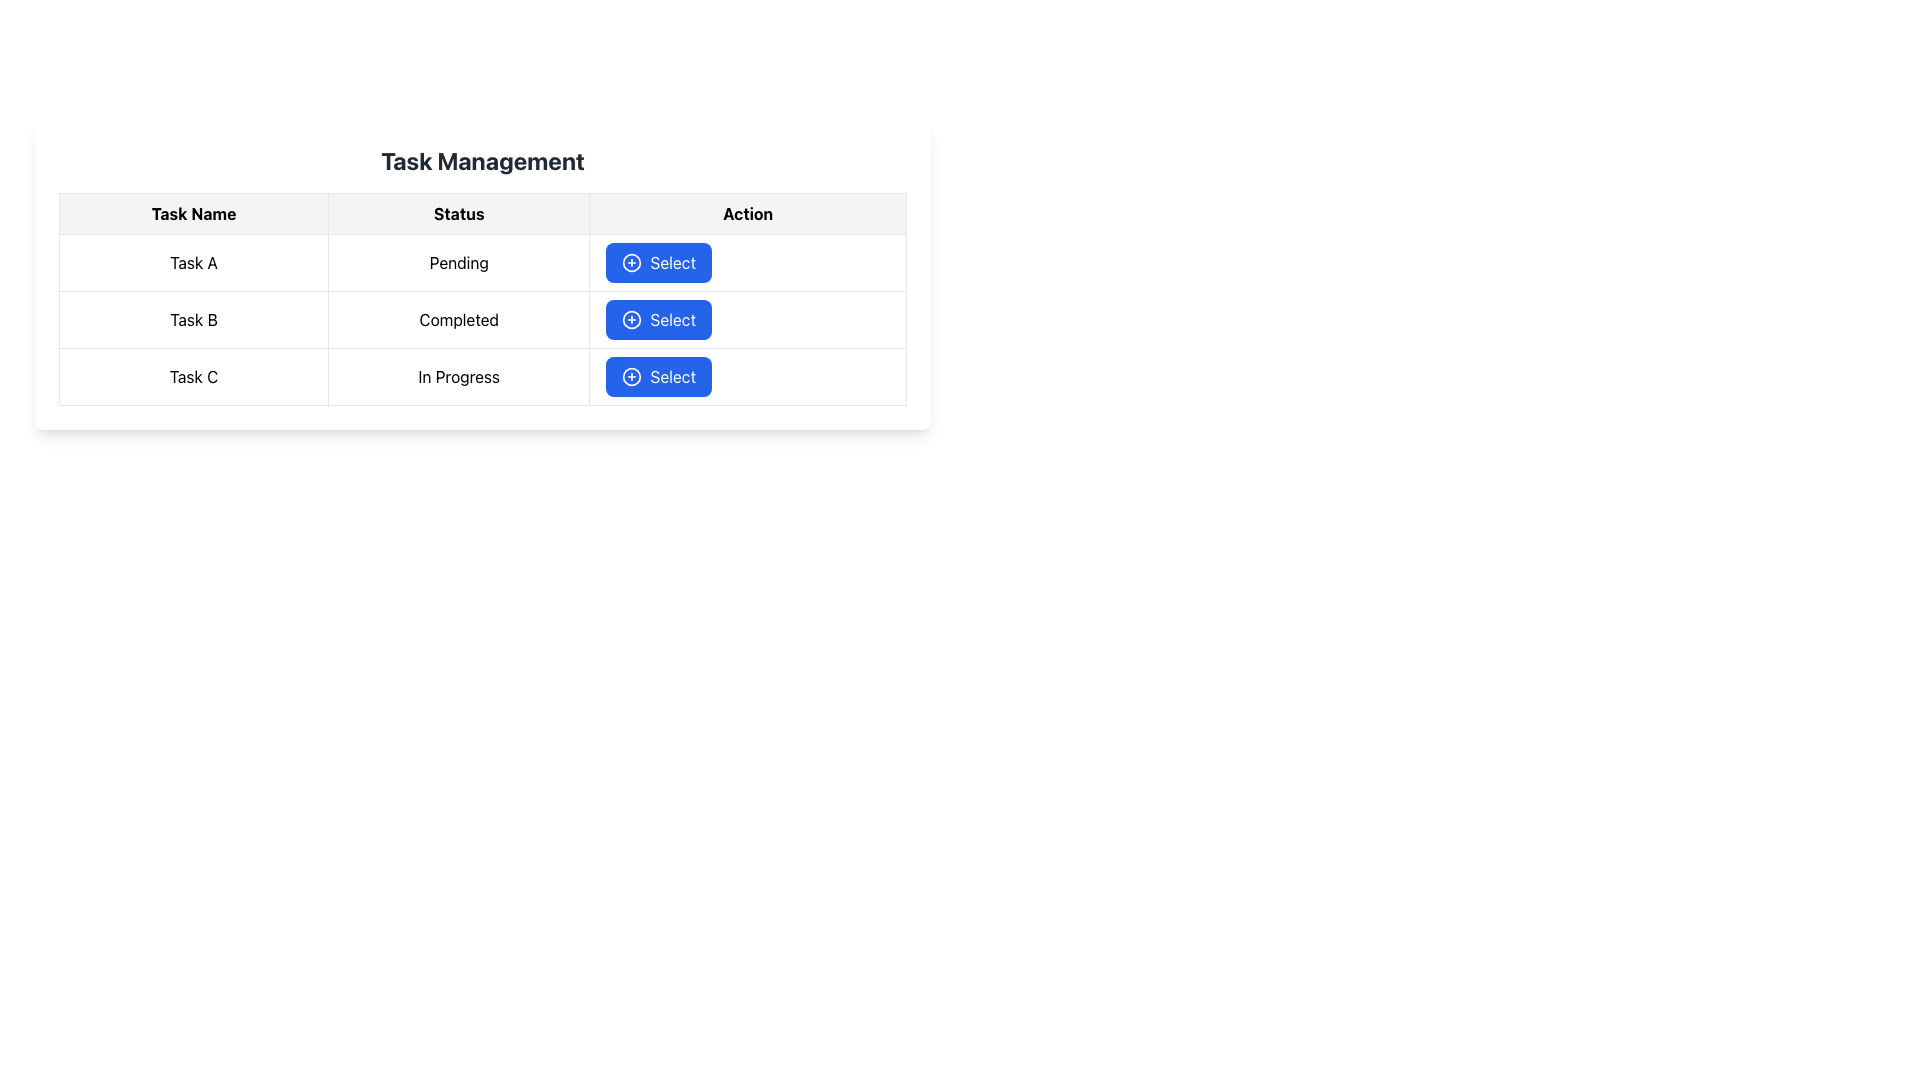 The image size is (1920, 1080). I want to click on the third 'Select' button in the 'Action' column of the 'Task Management' table, so click(673, 377).